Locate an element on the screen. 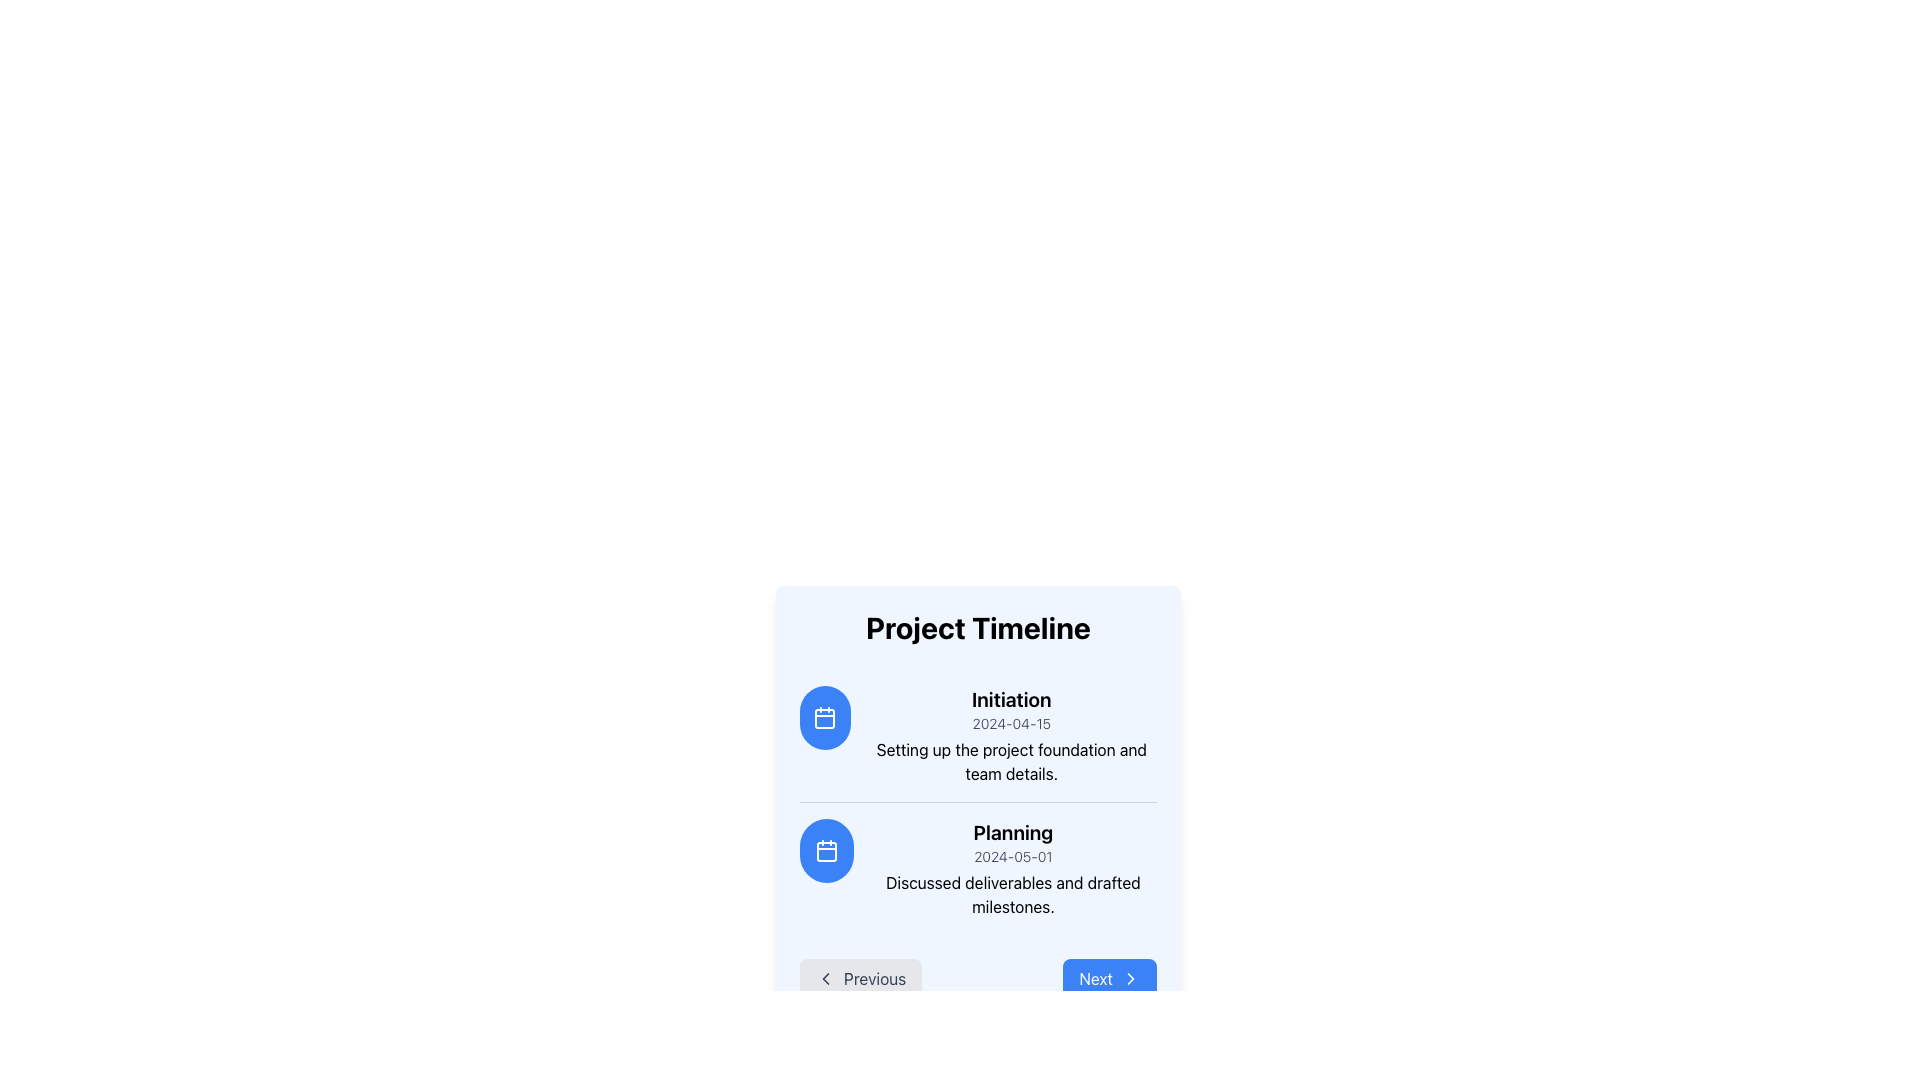  the Timeline Entry located below the 'Initiation' section is located at coordinates (978, 867).